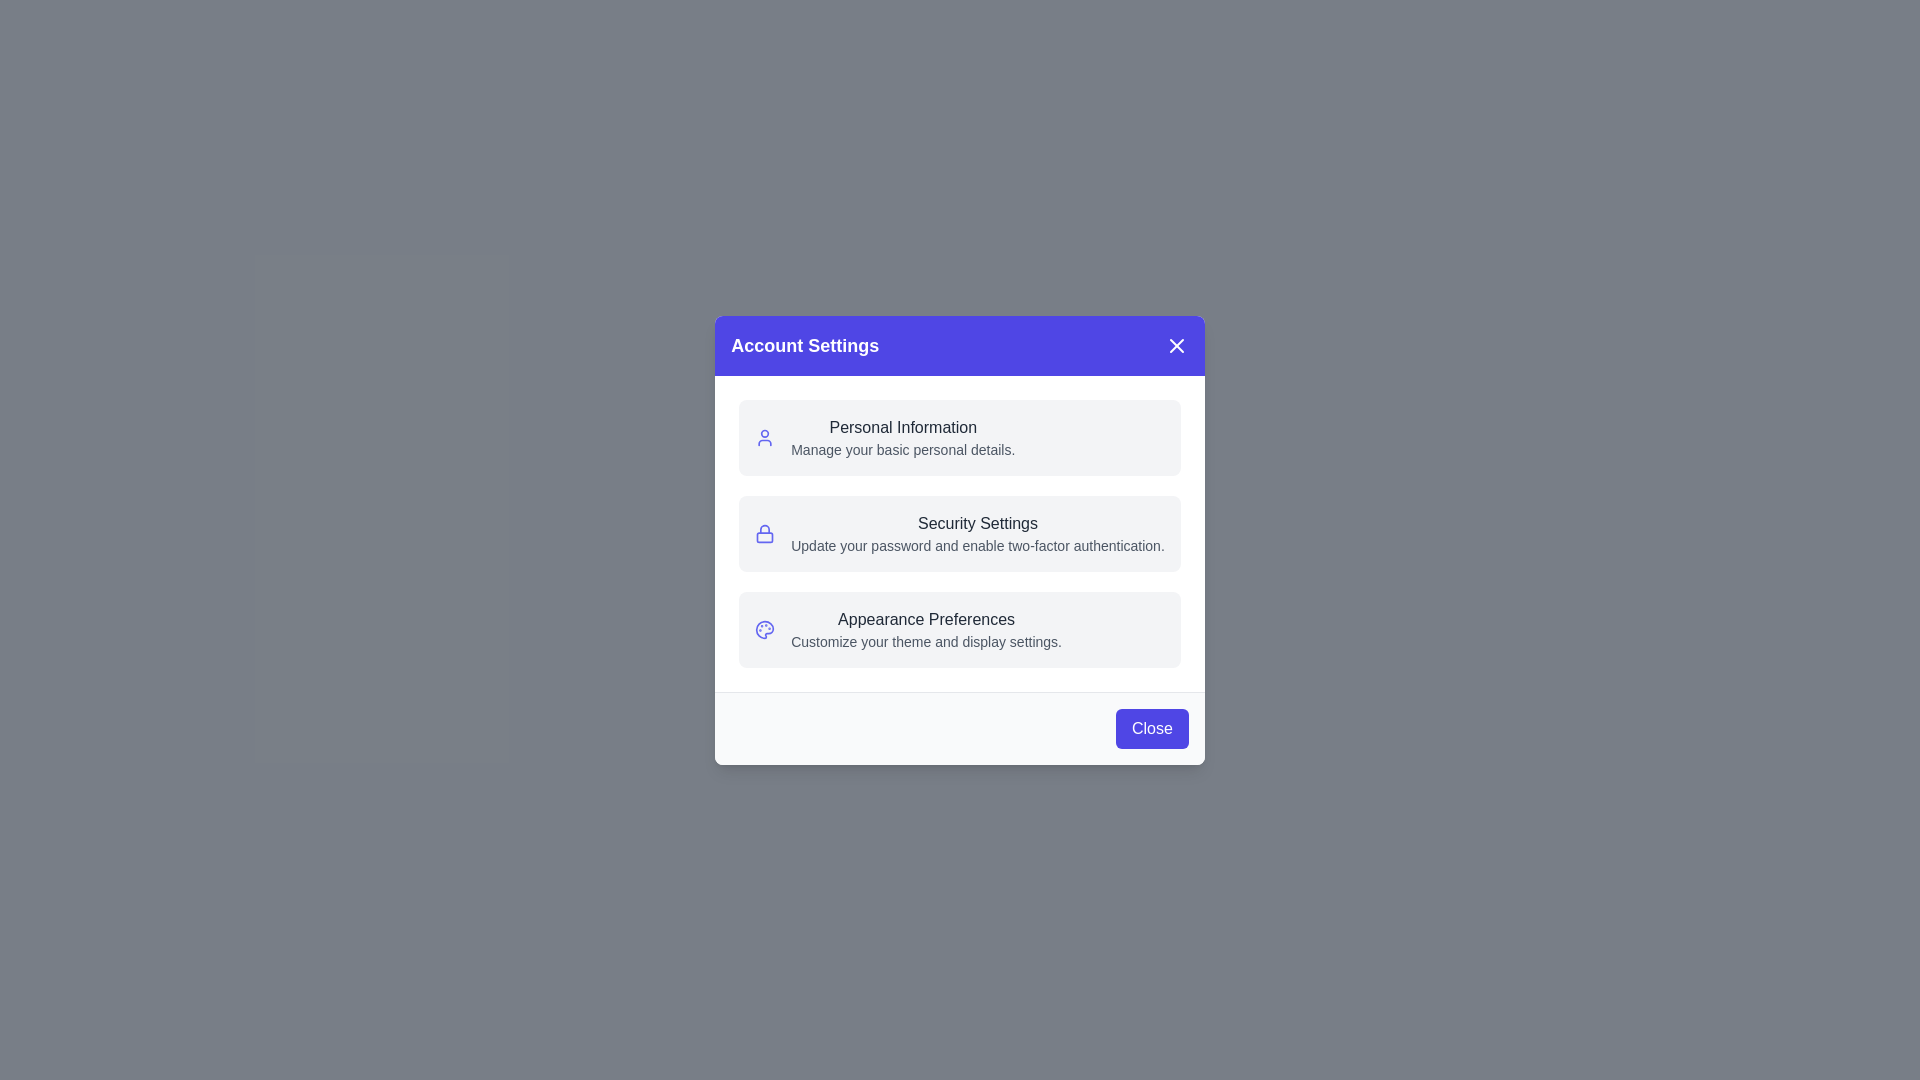  Describe the element at coordinates (1176, 344) in the screenshot. I see `the close button represented by a white 'X' icon in a circle, located in the top-right corner of the blue header bar of the 'Account Settings' modal for keyboard navigation` at that location.